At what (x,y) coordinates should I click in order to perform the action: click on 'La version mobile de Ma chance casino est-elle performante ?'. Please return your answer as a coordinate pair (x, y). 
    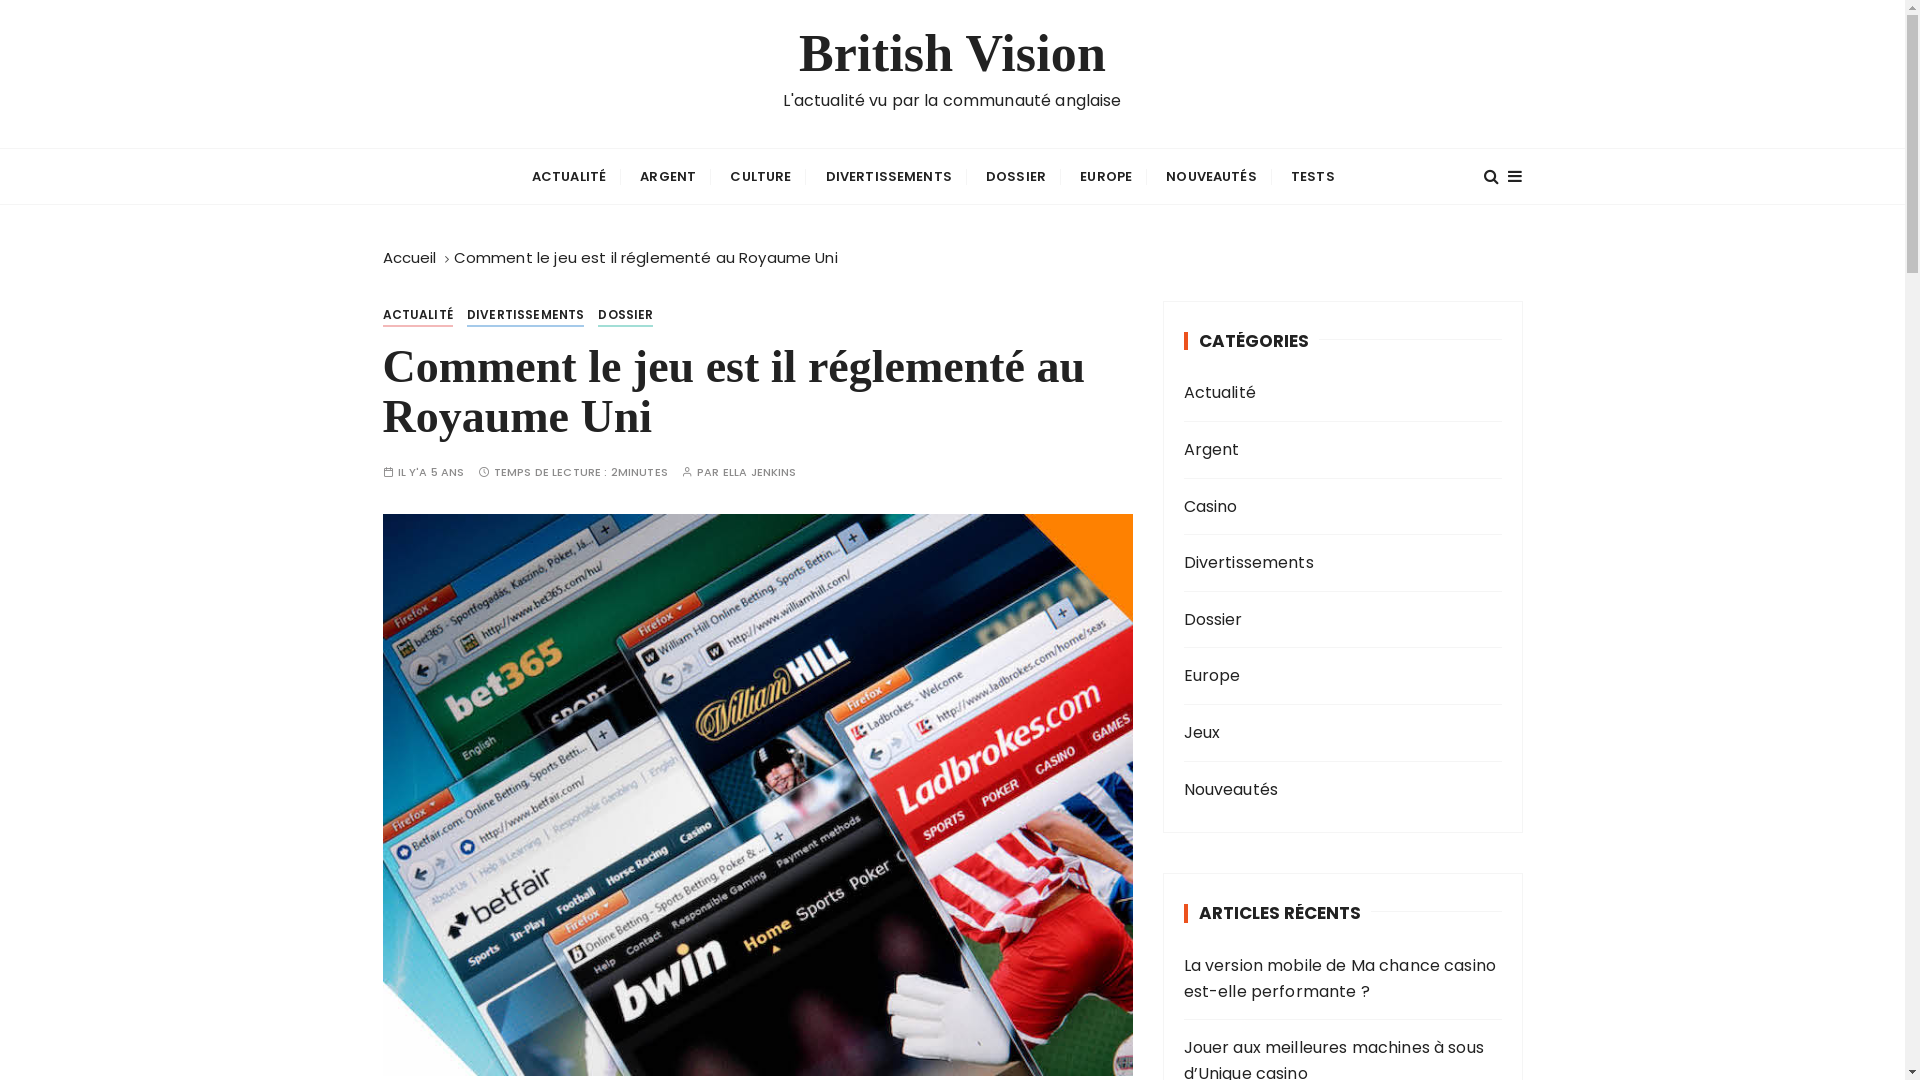
    Looking at the image, I should click on (1343, 977).